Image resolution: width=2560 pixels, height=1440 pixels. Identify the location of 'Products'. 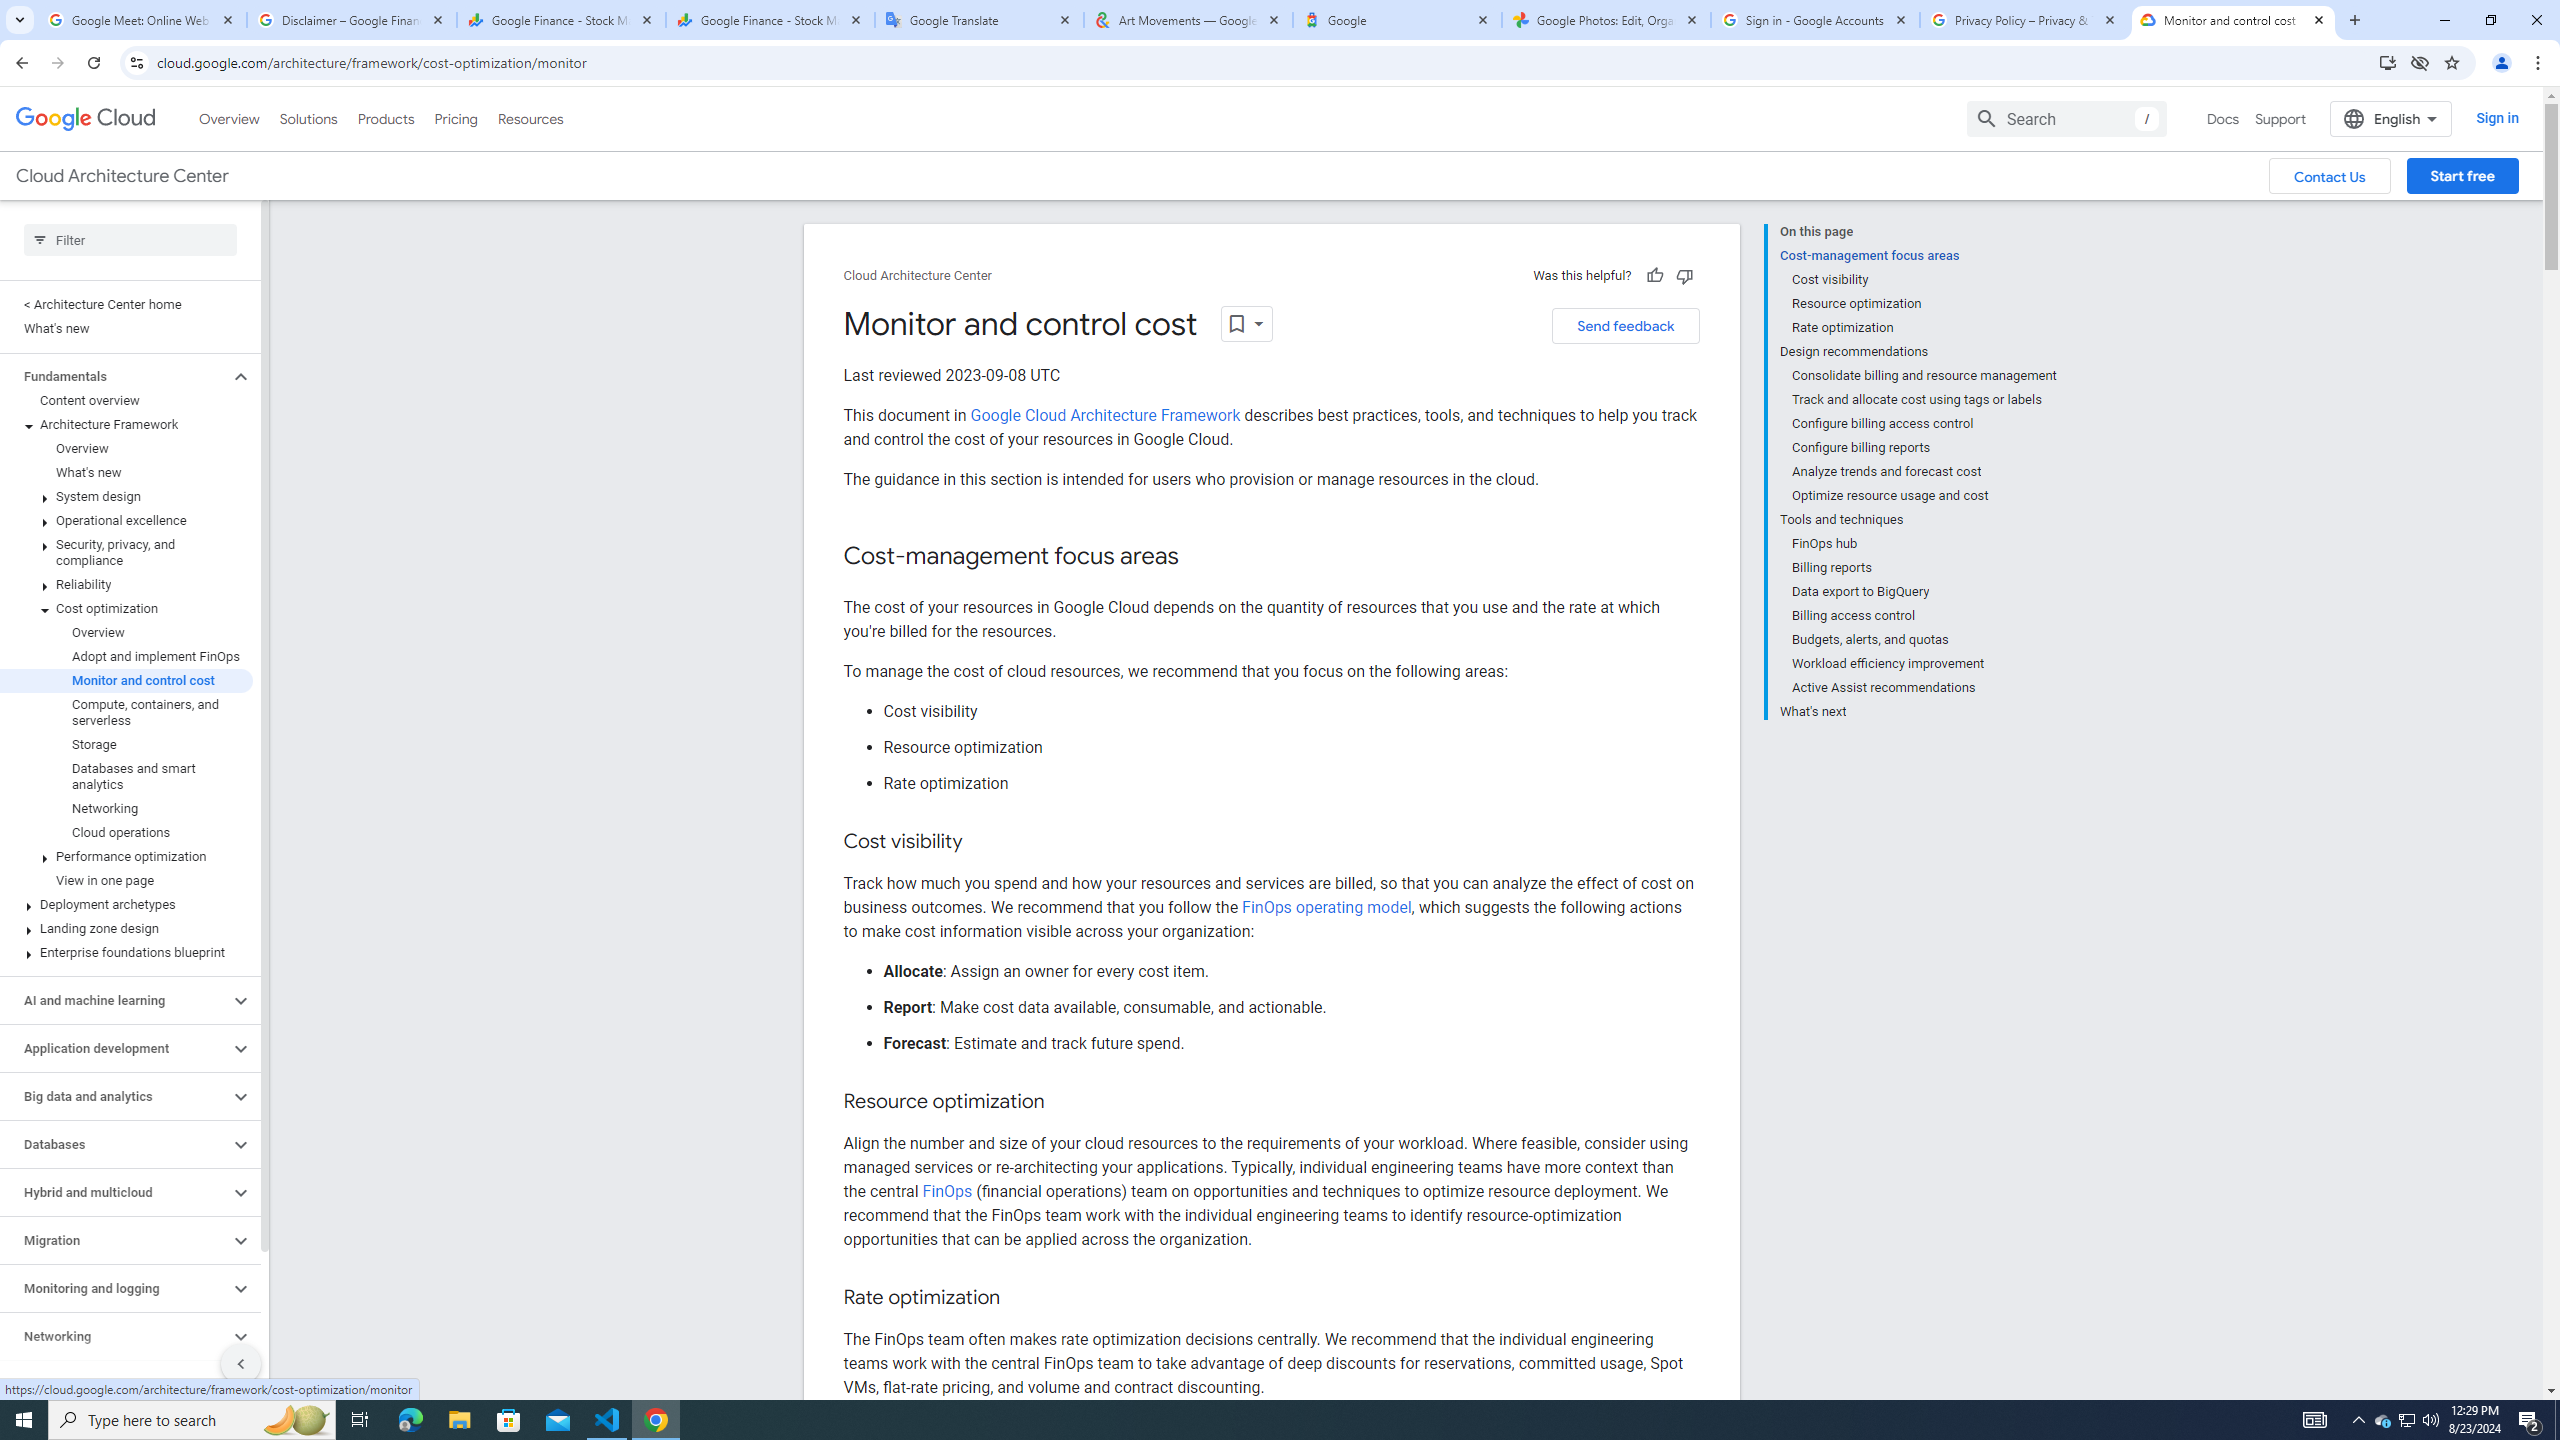
(384, 118).